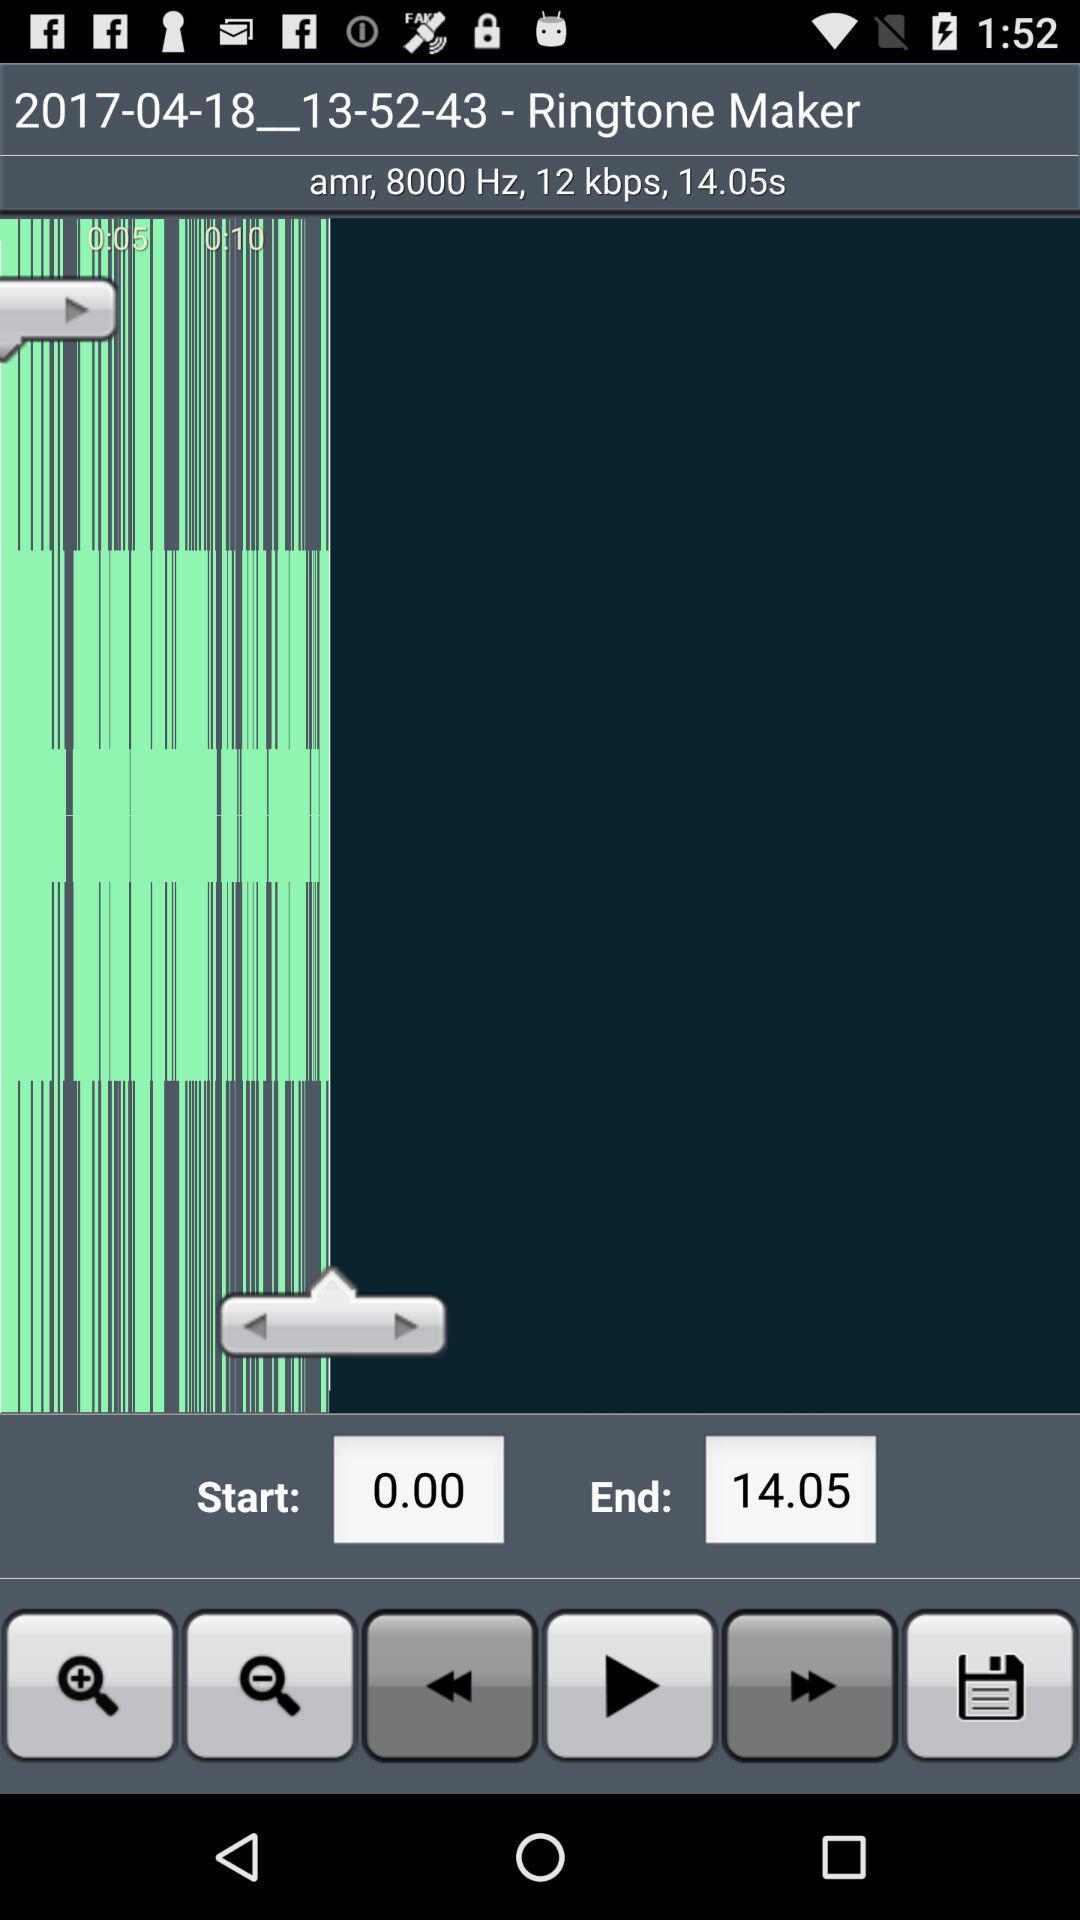 The image size is (1080, 1920). What do you see at coordinates (990, 1804) in the screenshot?
I see `the save icon` at bounding box center [990, 1804].